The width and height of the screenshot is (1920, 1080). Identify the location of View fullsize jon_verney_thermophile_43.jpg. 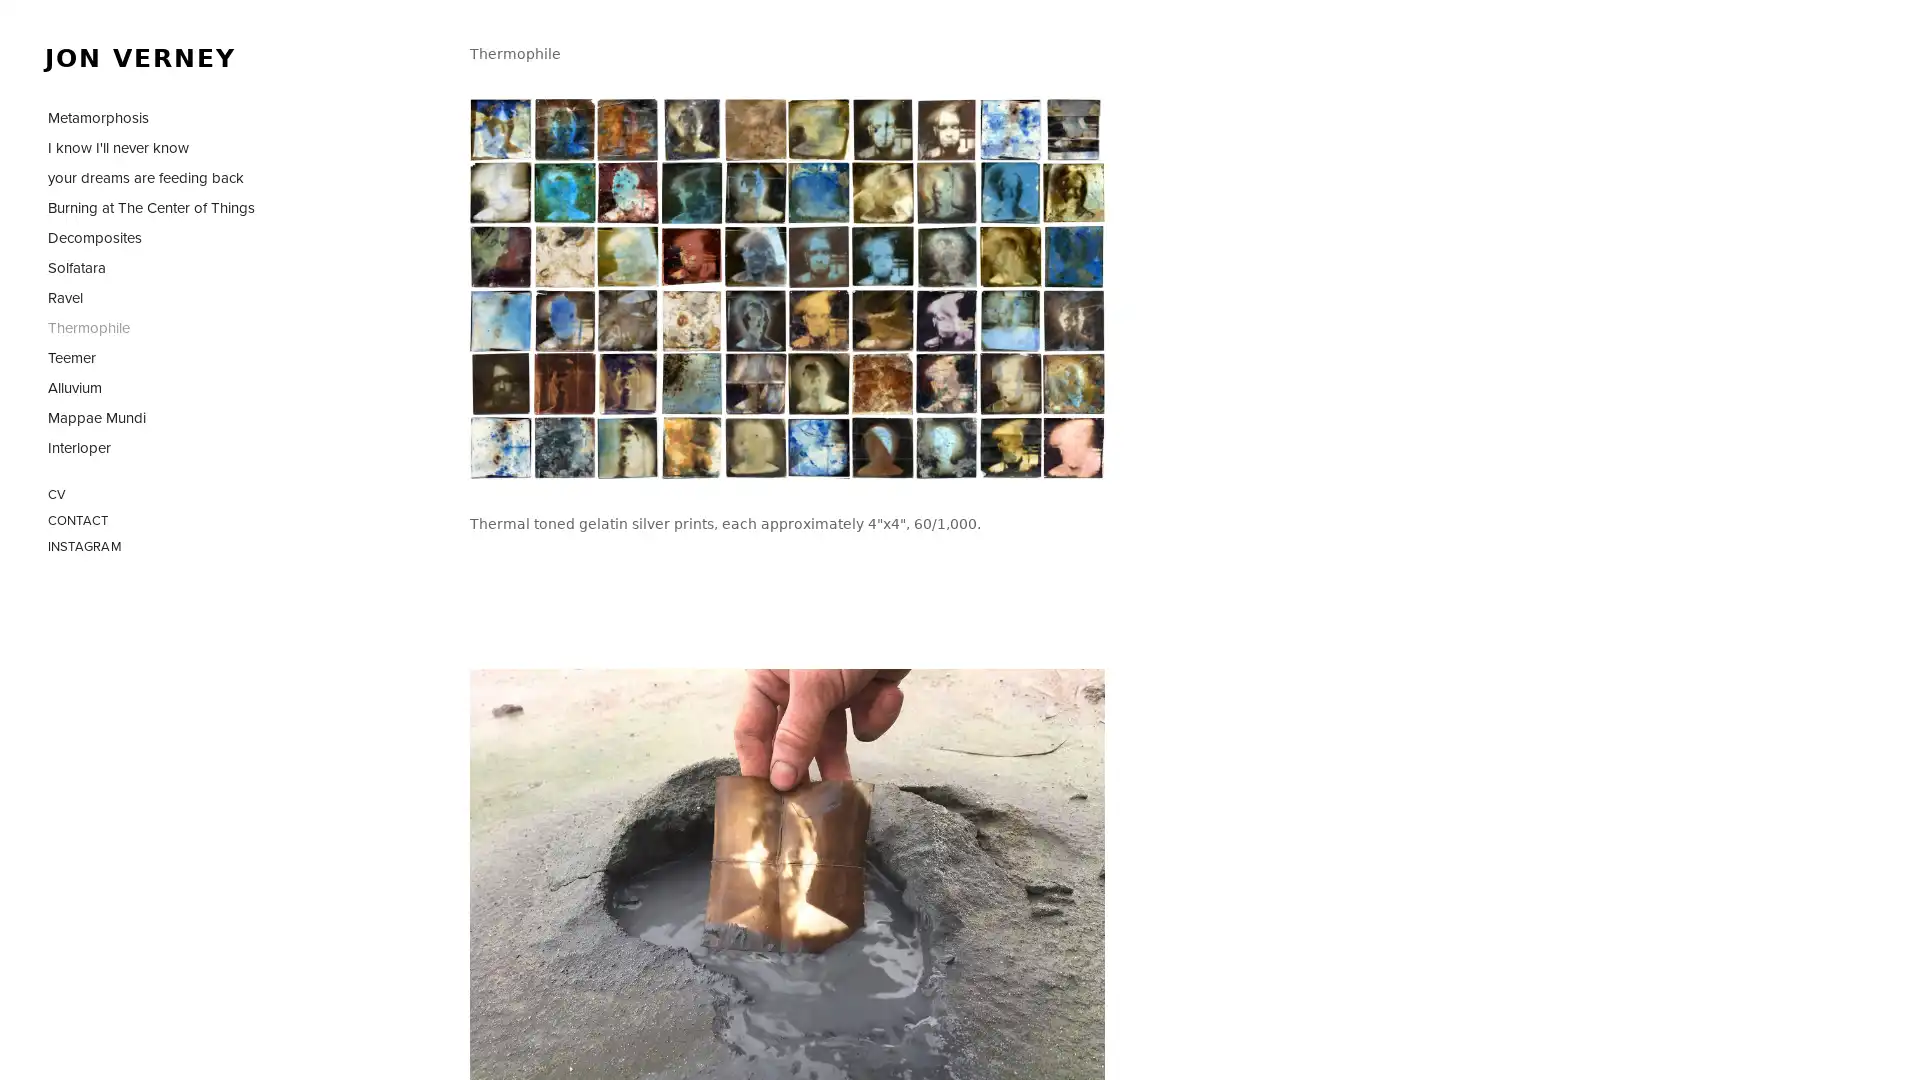
(691, 254).